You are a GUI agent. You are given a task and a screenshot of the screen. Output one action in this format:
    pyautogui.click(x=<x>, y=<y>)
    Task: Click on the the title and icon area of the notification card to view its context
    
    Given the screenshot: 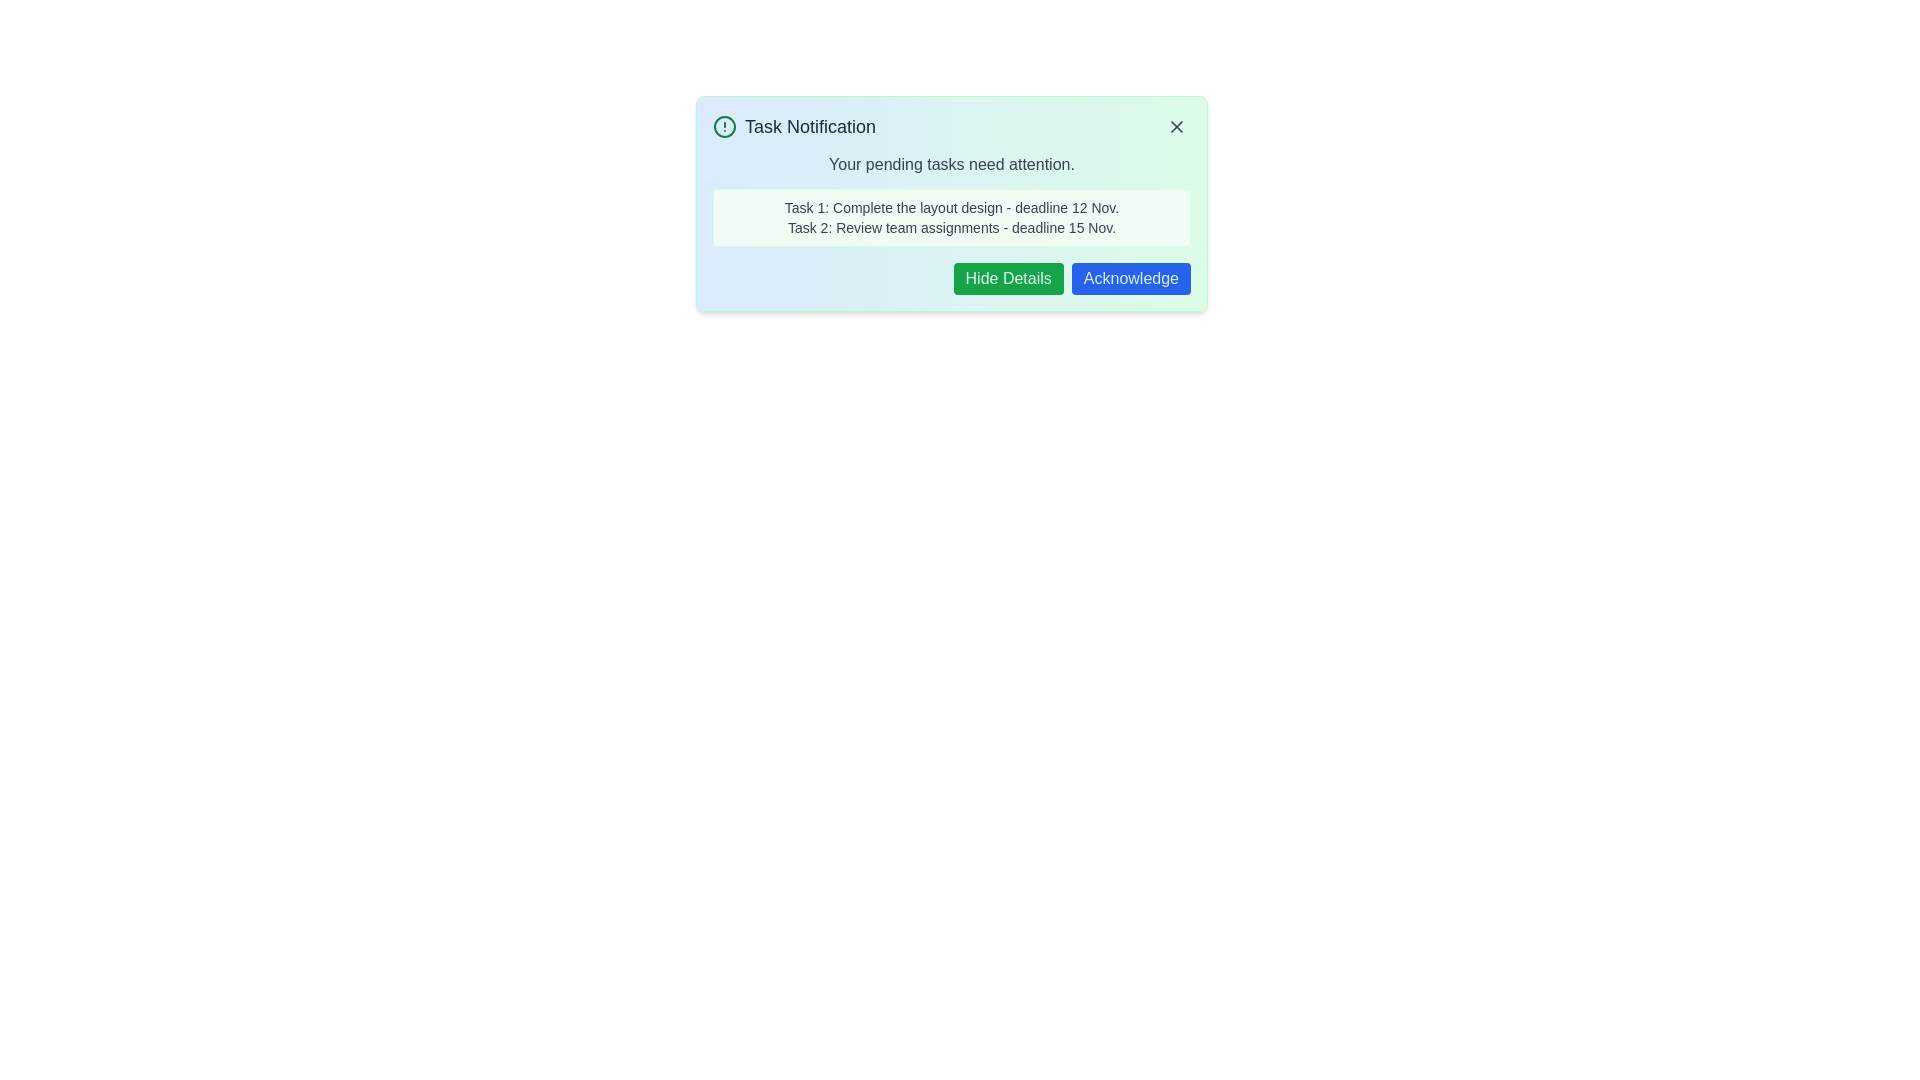 What is the action you would take?
    pyautogui.click(x=950, y=127)
    